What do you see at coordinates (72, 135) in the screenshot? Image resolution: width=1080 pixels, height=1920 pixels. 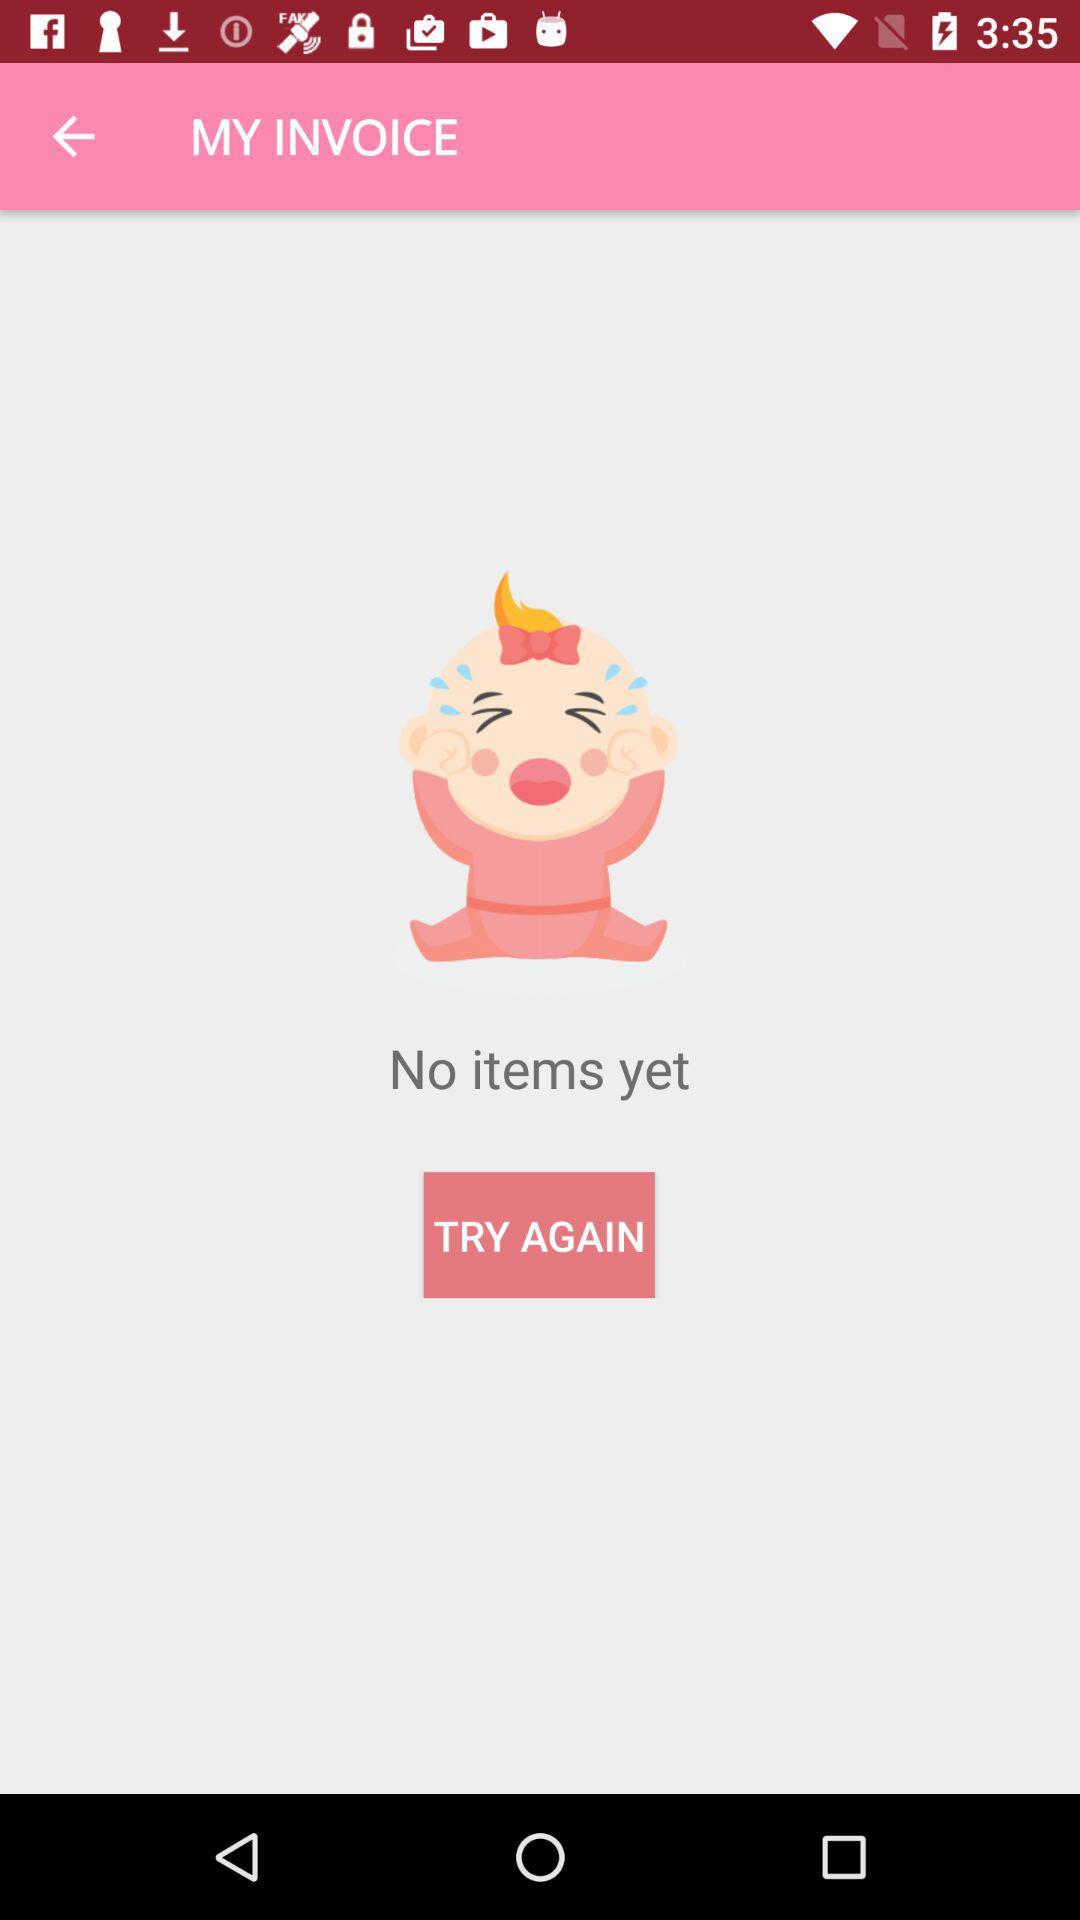 I see `the item next to my invoice` at bounding box center [72, 135].